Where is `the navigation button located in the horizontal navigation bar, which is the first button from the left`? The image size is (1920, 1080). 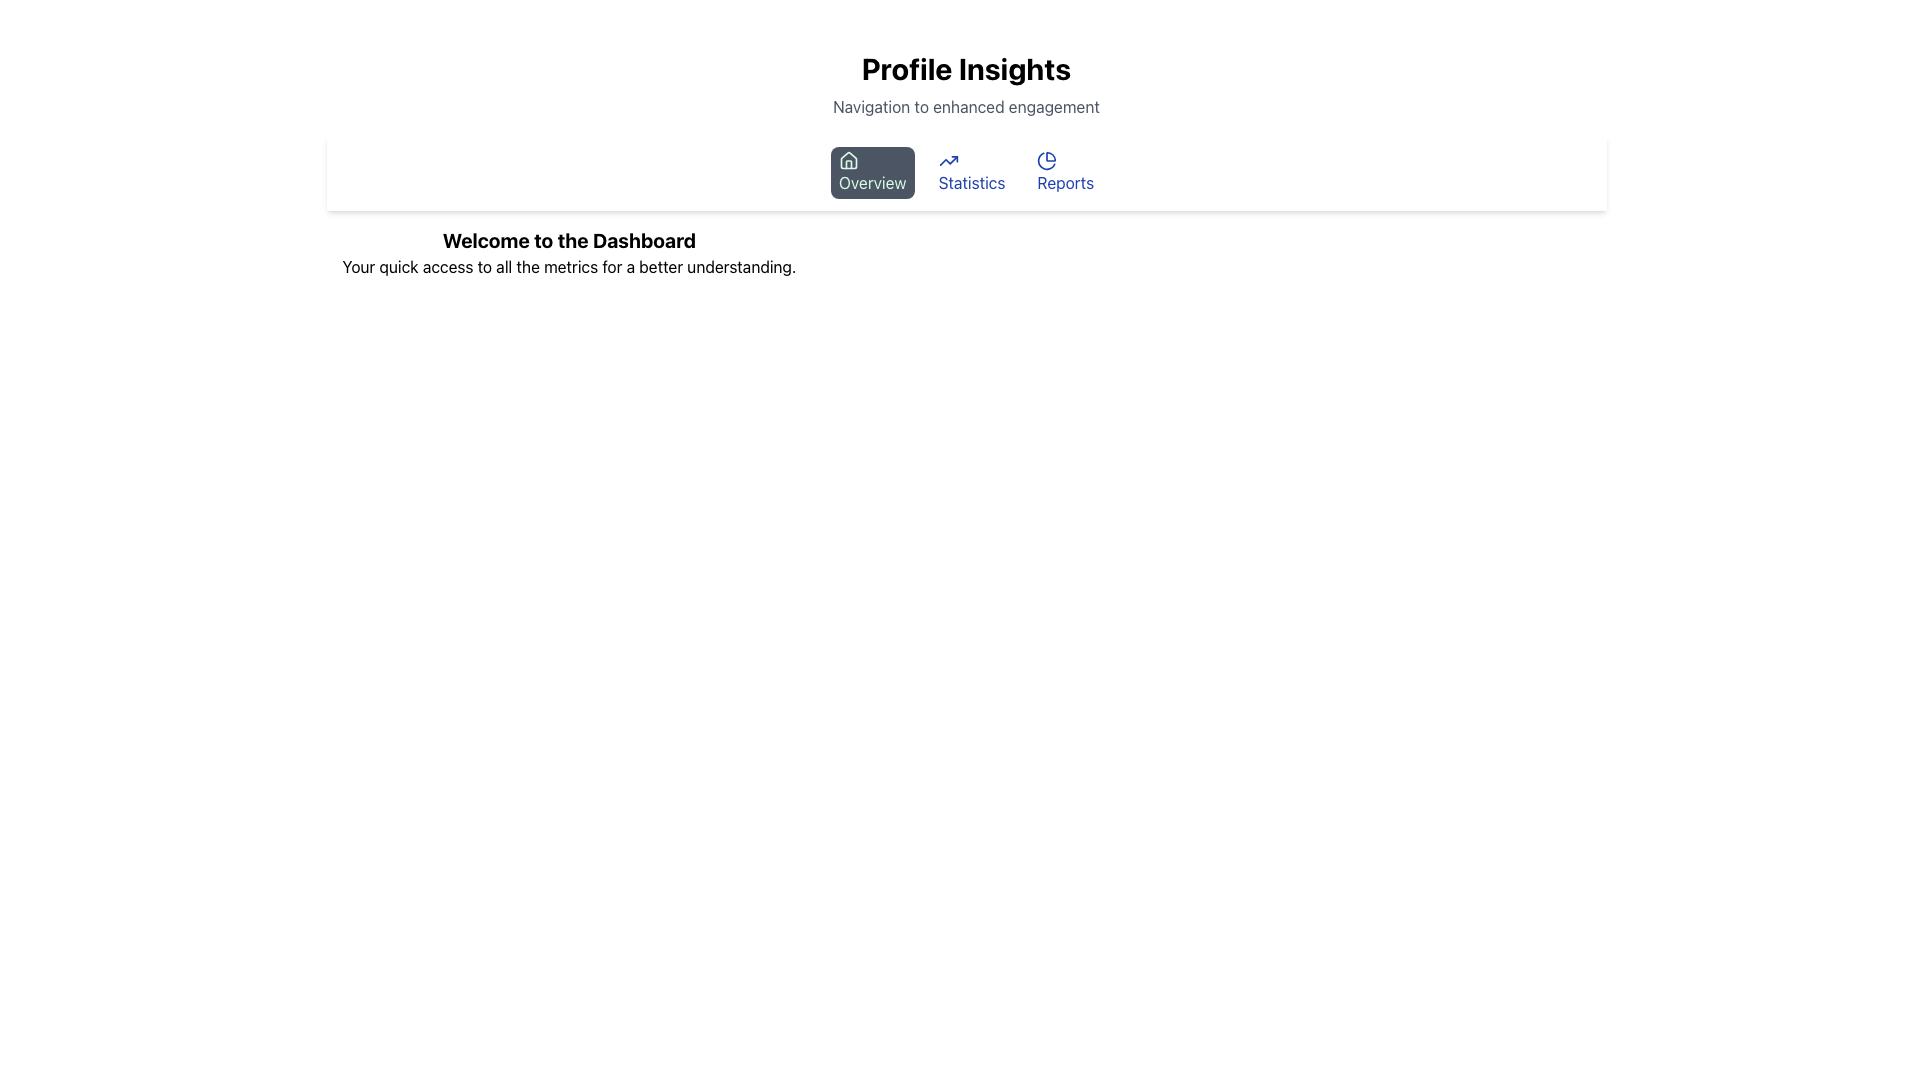
the navigation button located in the horizontal navigation bar, which is the first button from the left is located at coordinates (872, 172).